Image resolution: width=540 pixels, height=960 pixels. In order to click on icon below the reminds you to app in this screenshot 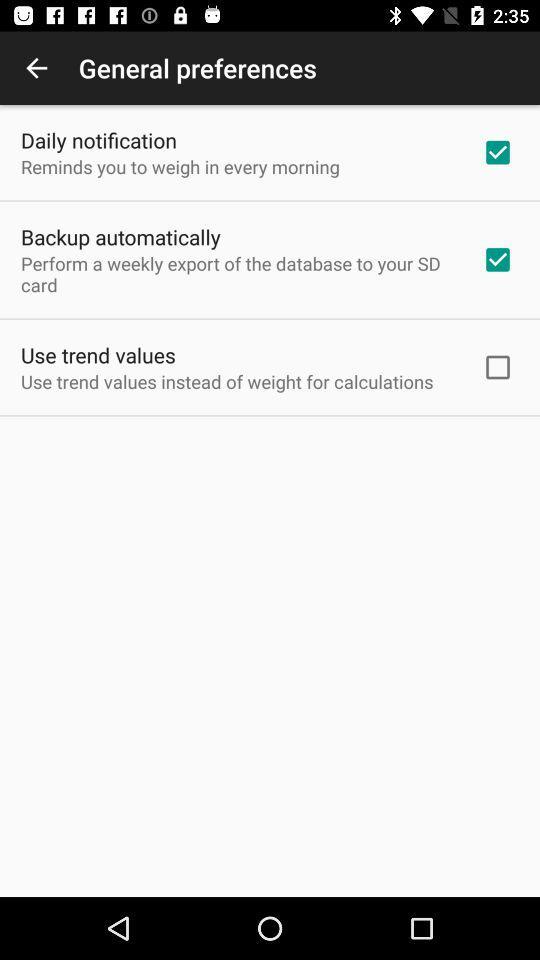, I will do `click(120, 237)`.